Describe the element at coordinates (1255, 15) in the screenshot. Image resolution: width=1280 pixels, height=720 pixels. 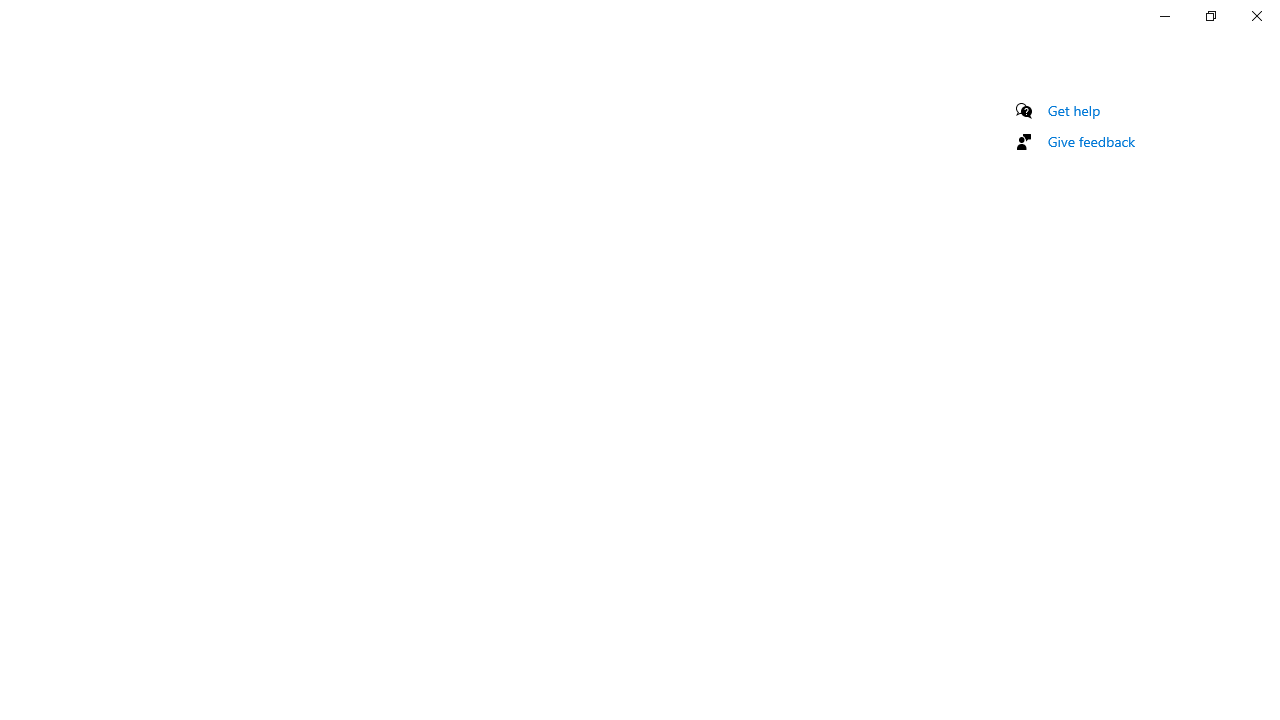
I see `'Close Settings'` at that location.